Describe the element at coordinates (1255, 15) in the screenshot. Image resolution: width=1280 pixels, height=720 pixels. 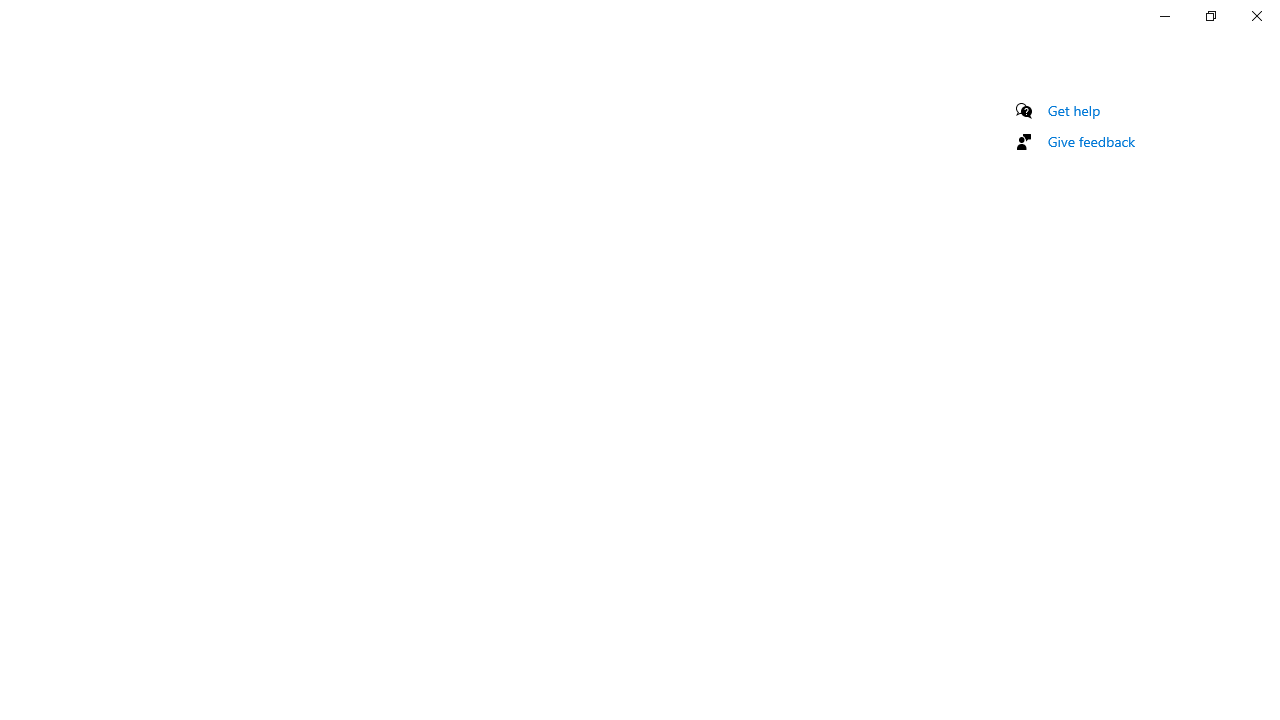
I see `'Close Settings'` at that location.